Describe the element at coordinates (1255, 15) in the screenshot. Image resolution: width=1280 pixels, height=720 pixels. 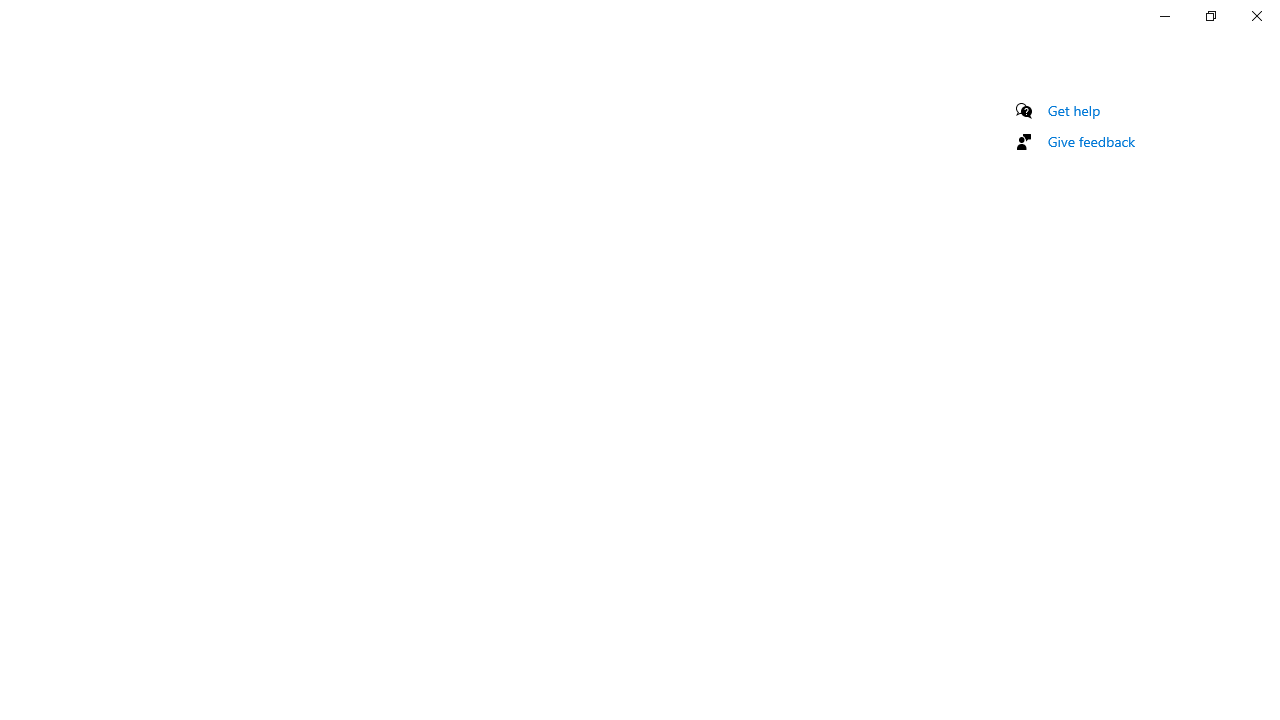
I see `'Close Settings'` at that location.